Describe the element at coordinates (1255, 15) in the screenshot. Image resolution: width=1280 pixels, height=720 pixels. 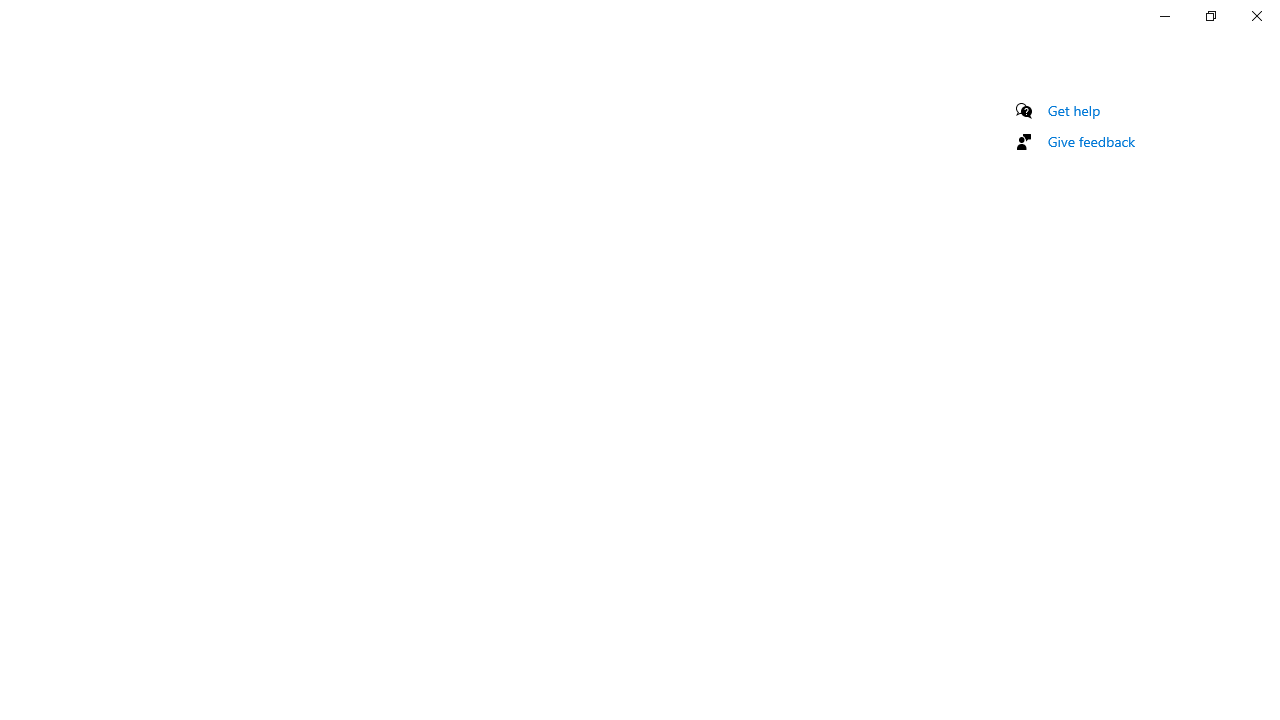
I see `'Close Settings'` at that location.